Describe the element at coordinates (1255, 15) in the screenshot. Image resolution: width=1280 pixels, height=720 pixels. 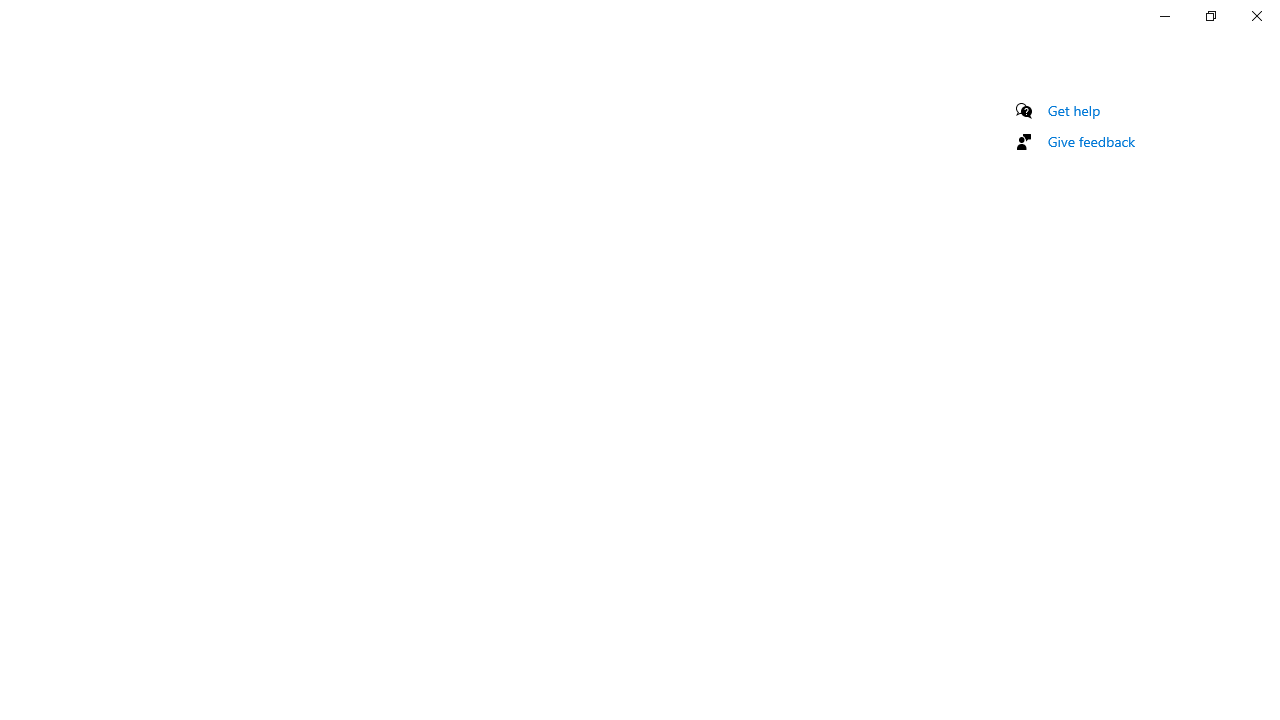
I see `'Close Settings'` at that location.